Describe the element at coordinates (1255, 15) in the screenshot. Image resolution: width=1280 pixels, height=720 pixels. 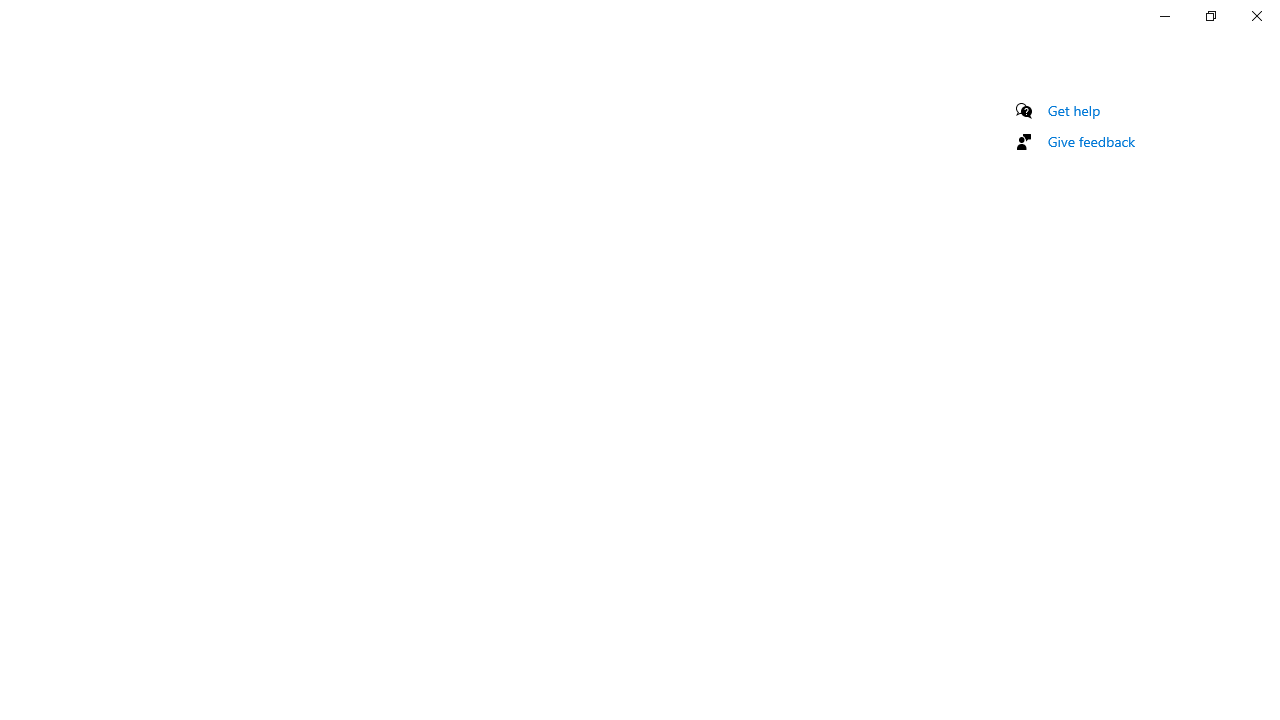
I see `'Close Settings'` at that location.